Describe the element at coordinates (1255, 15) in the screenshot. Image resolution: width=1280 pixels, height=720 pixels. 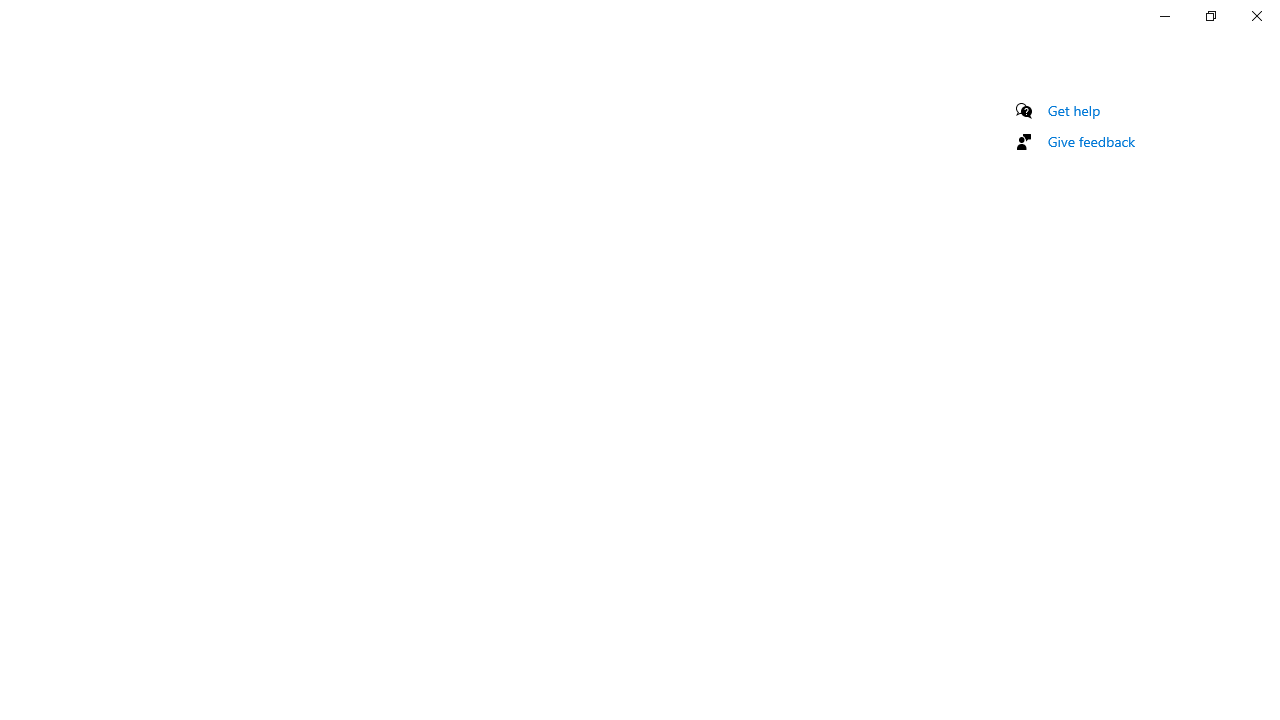
I see `'Close Settings'` at that location.